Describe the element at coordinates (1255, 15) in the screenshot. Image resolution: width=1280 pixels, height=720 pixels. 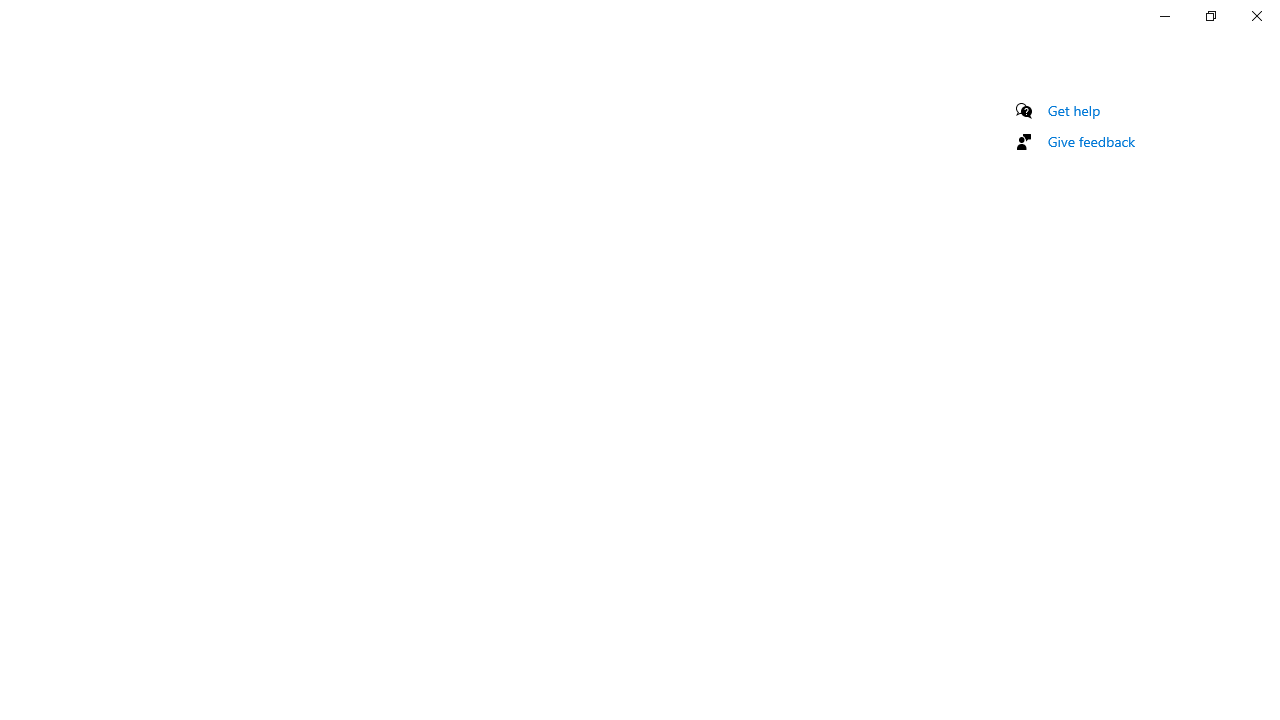
I see `'Close Settings'` at that location.